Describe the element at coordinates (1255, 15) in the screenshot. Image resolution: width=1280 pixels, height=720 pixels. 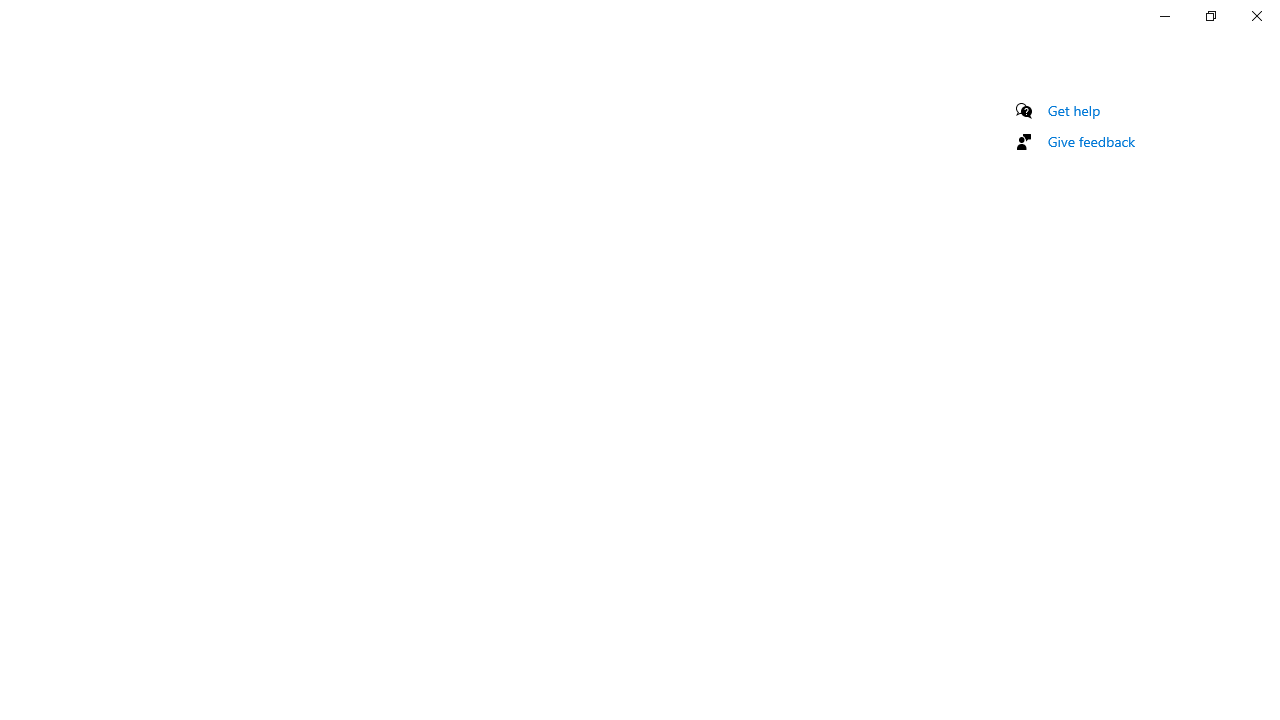
I see `'Close Settings'` at that location.